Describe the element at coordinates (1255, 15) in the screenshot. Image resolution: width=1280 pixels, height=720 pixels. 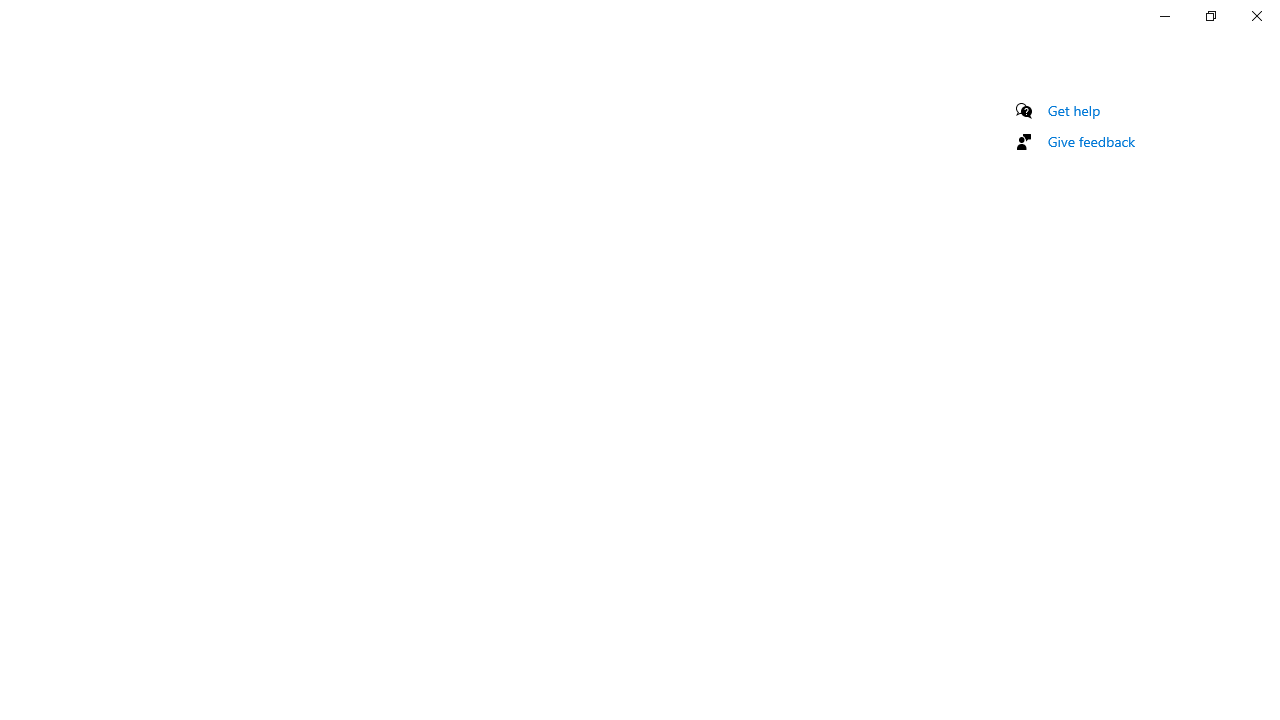
I see `'Close Settings'` at that location.